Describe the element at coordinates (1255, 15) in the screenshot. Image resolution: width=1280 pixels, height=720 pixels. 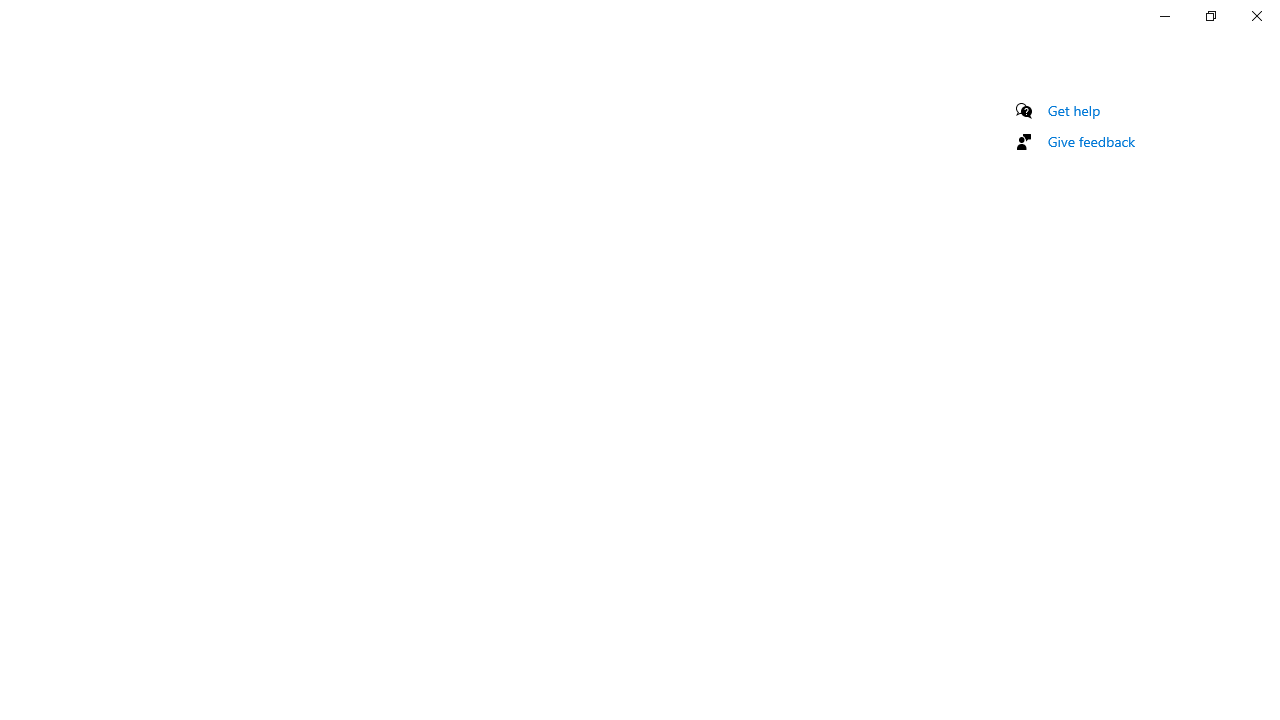
I see `'Close Settings'` at that location.